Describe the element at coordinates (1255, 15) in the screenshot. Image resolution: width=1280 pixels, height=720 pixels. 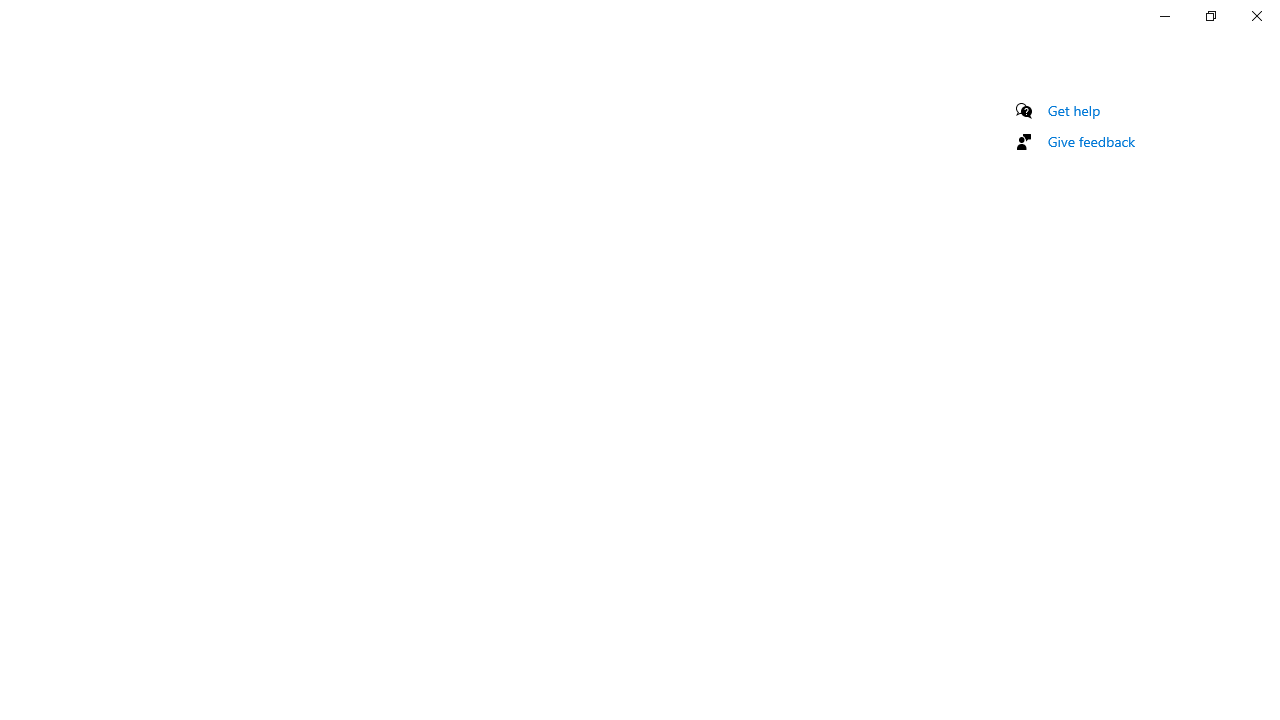
I see `'Close Settings'` at that location.